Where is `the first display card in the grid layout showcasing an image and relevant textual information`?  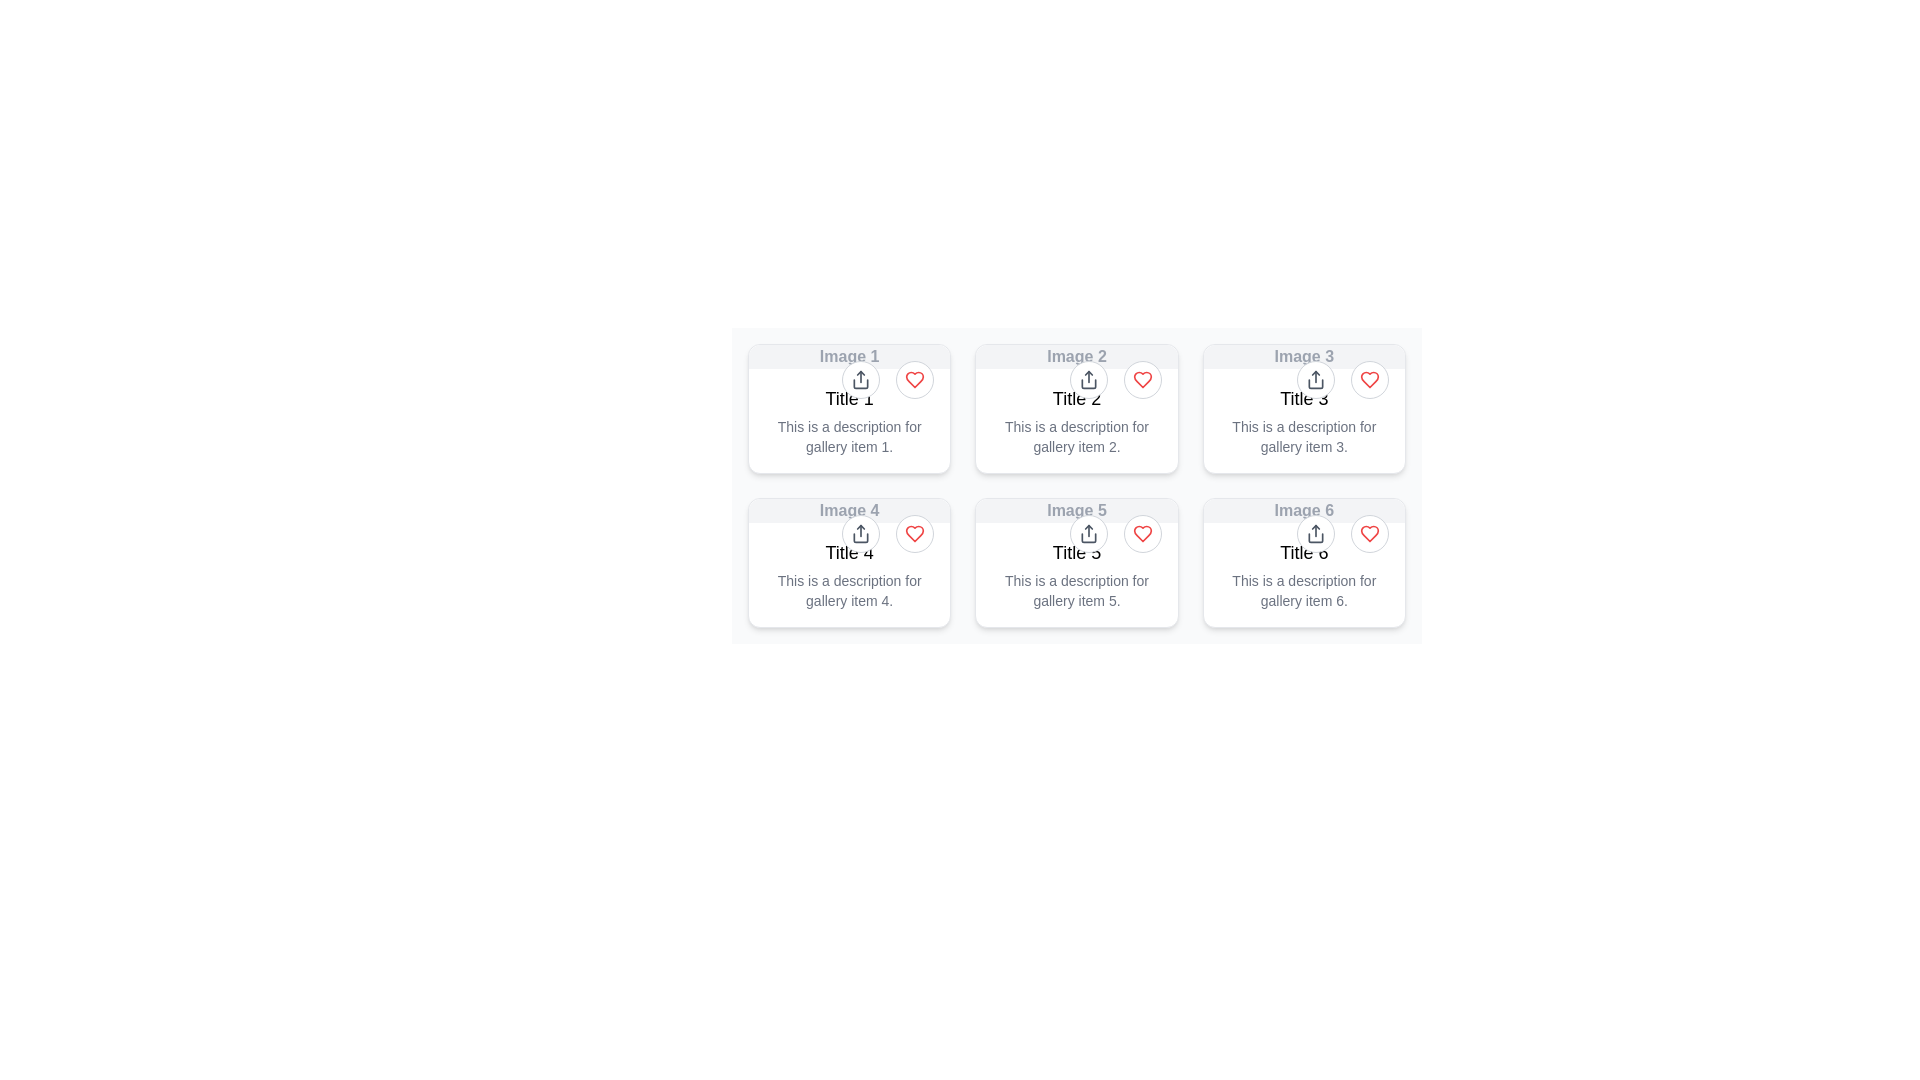
the first display card in the grid layout showcasing an image and relevant textual information is located at coordinates (849, 407).